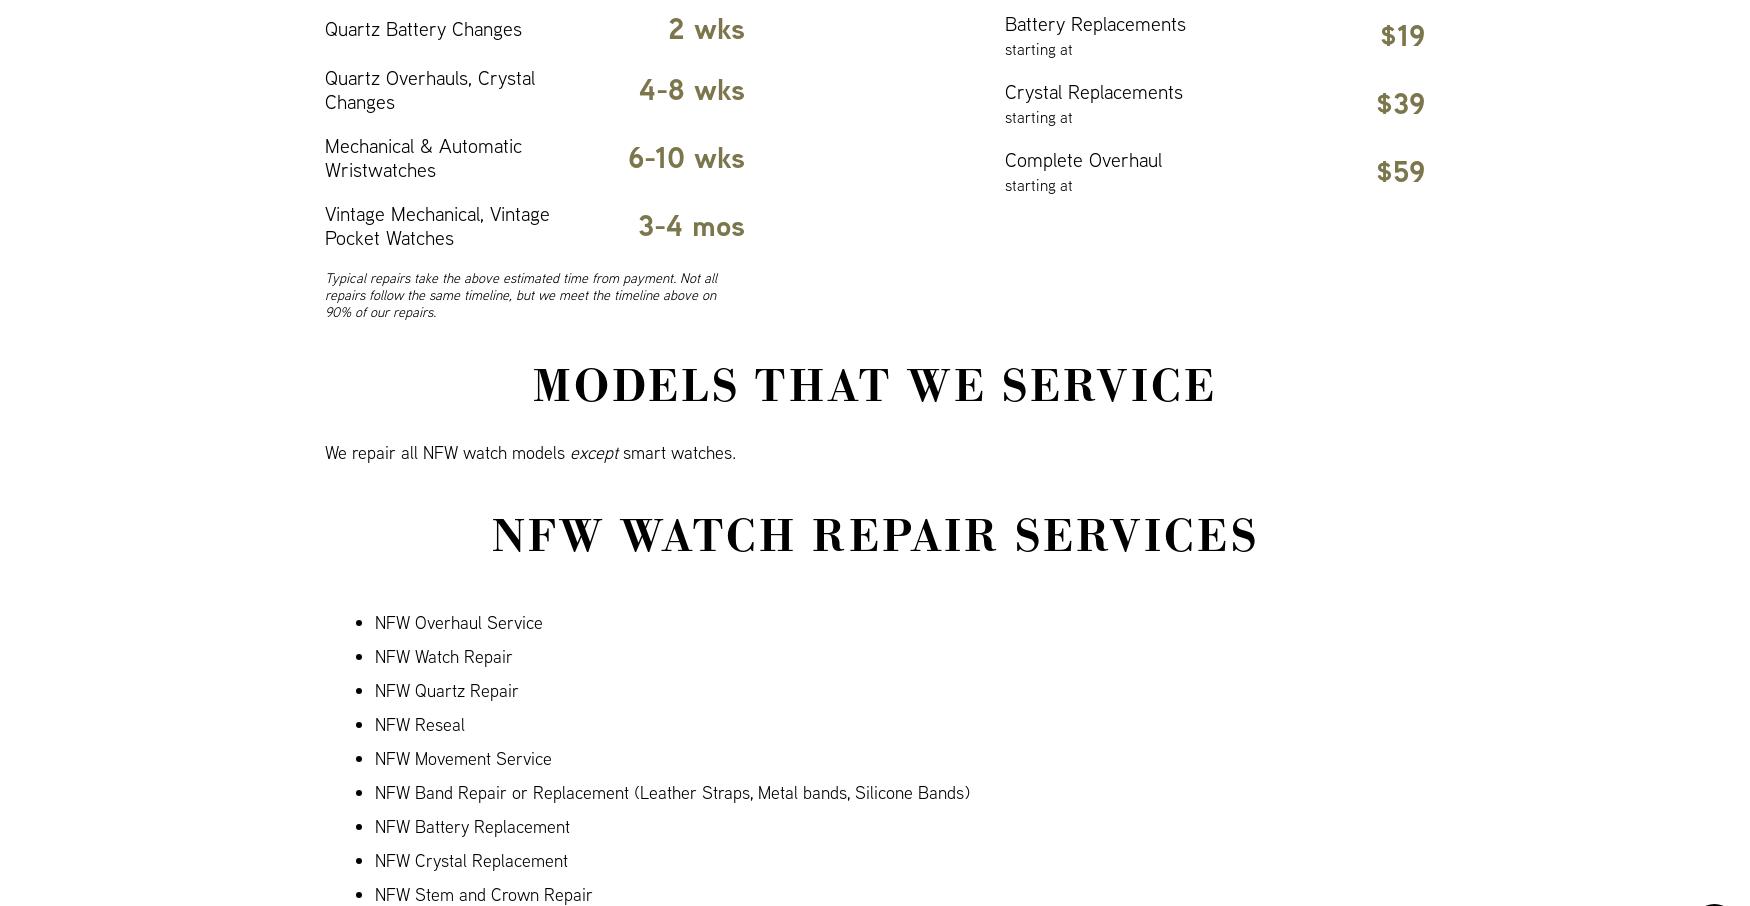 Image resolution: width=1750 pixels, height=906 pixels. What do you see at coordinates (691, 224) in the screenshot?
I see `'3-4 mos'` at bounding box center [691, 224].